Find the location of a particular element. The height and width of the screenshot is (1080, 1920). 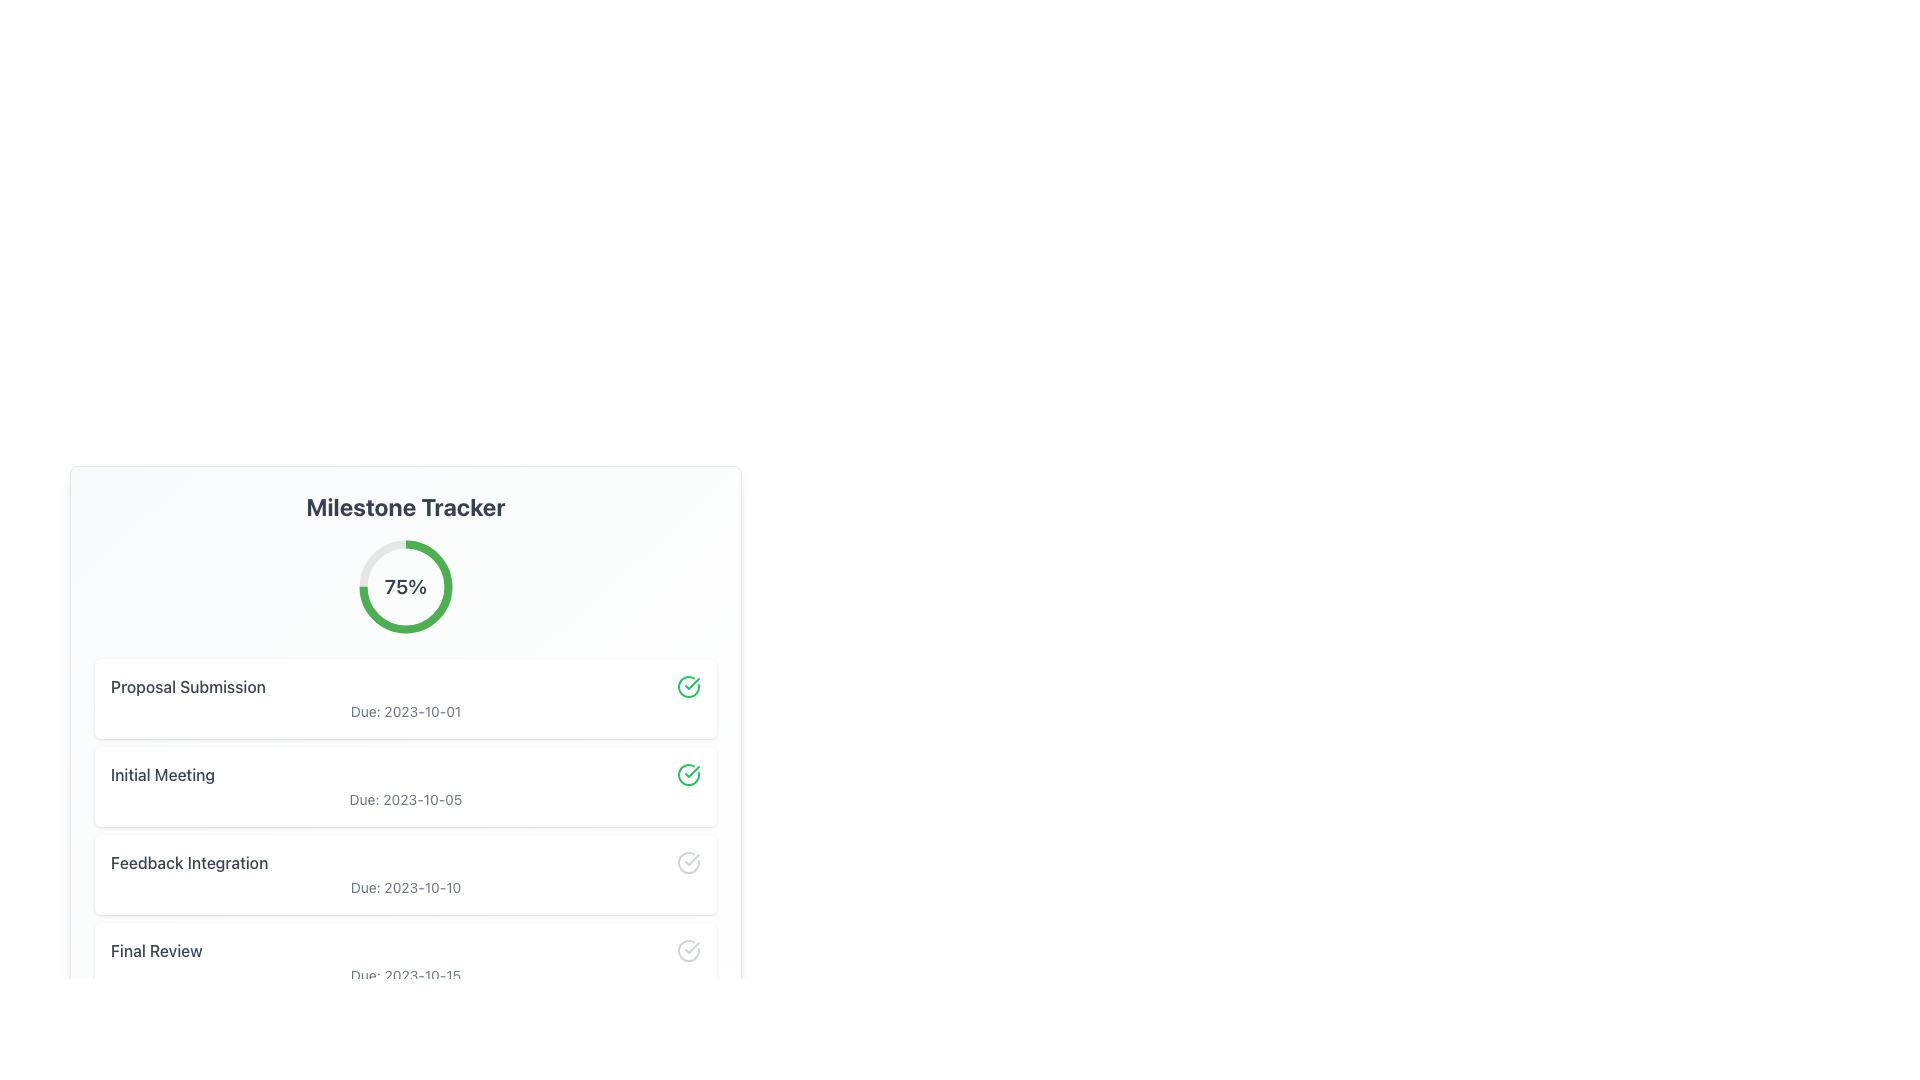

the 'Initial Meeting' milestone block in the Milestone Tracker section, which is the second block in the list and indicates a completed status with a green check icon is located at coordinates (405, 785).